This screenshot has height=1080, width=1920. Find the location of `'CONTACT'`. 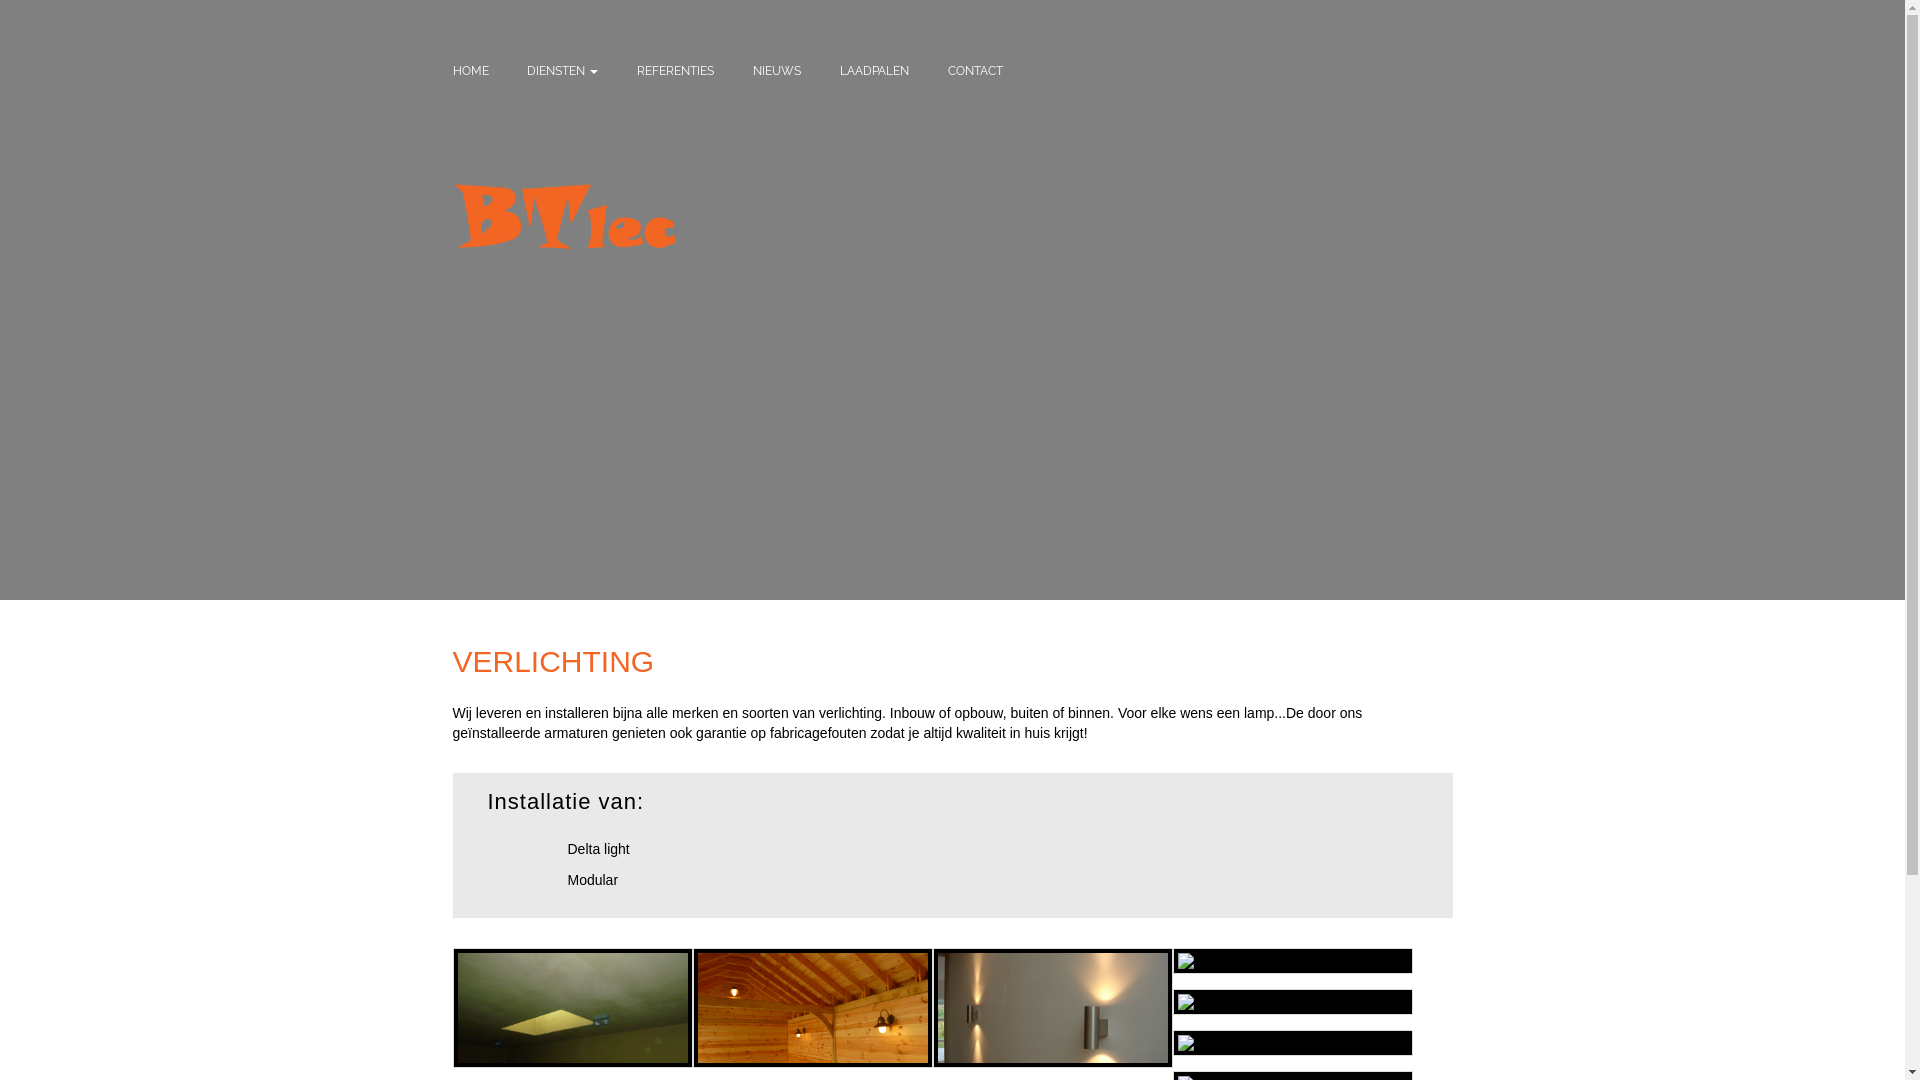

'CONTACT' is located at coordinates (975, 69).